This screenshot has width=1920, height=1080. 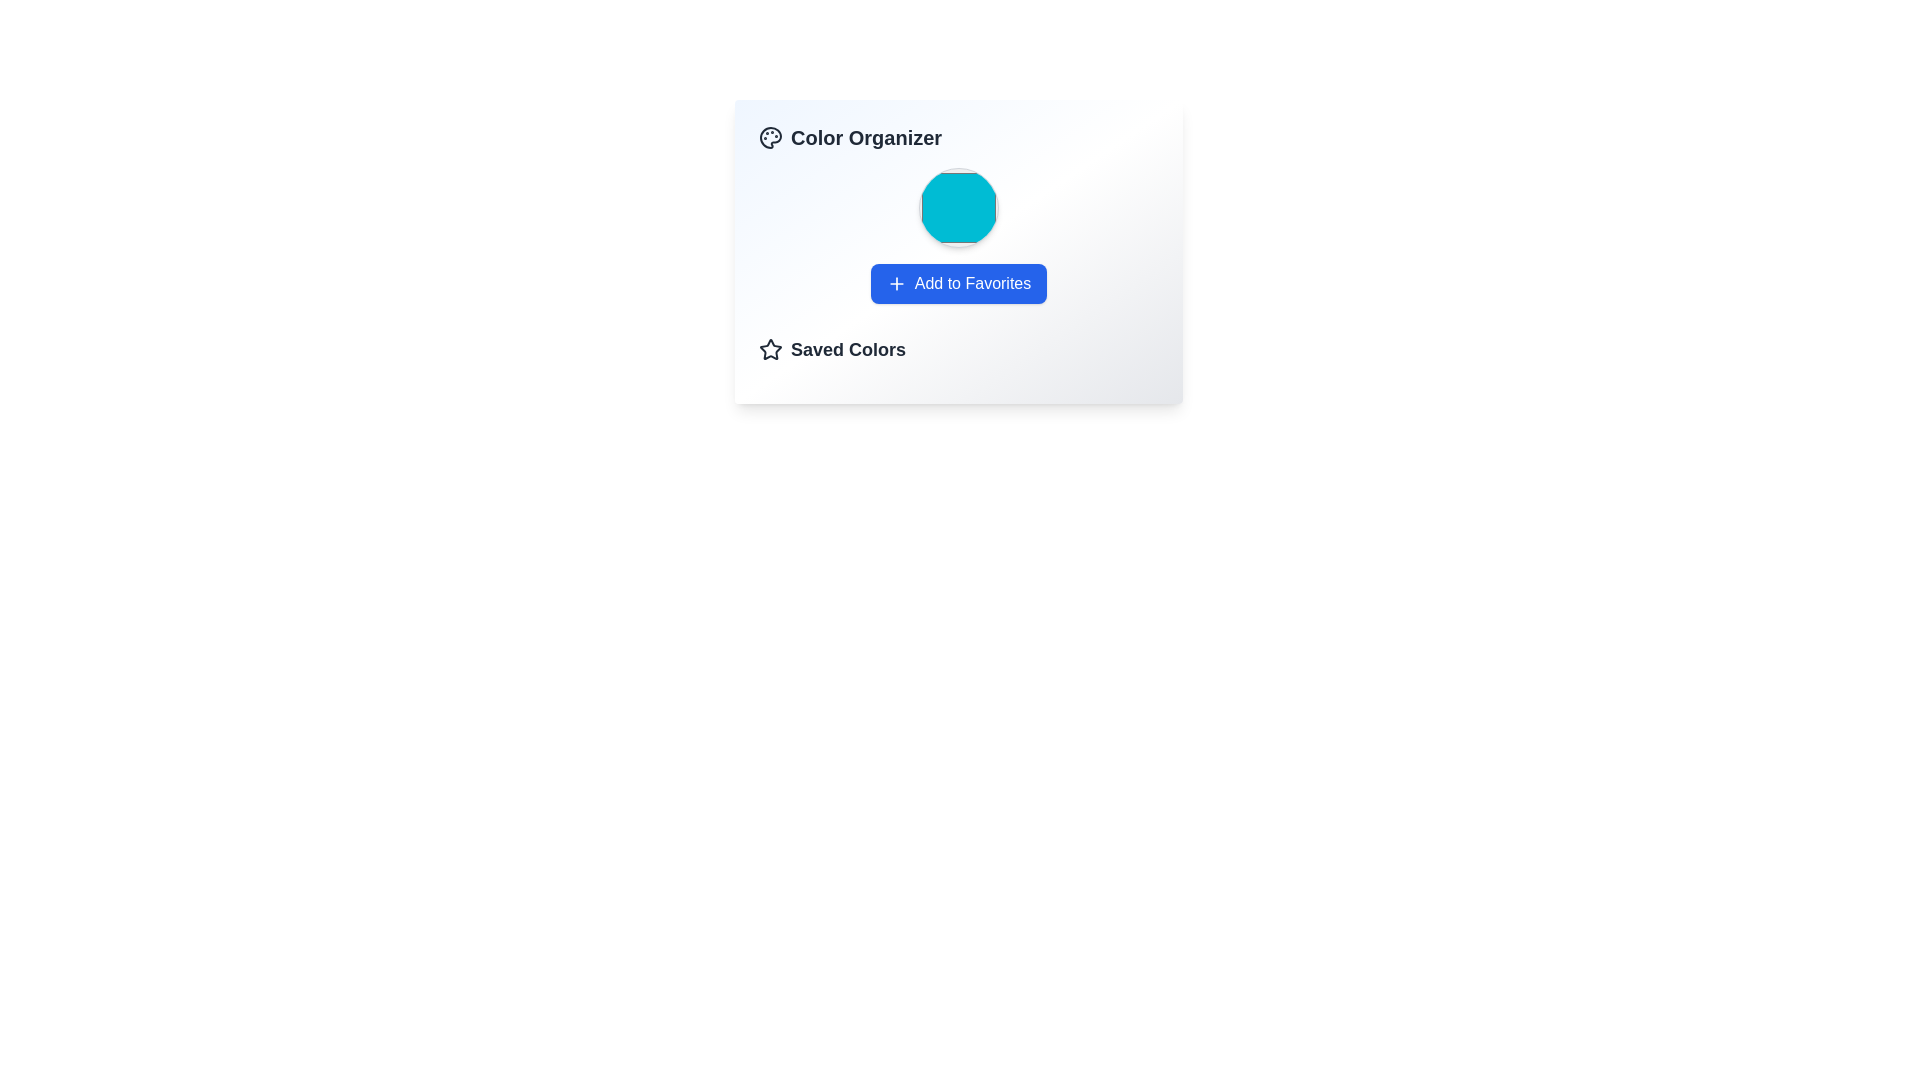 I want to click on the circular color selector located above the blue 'Add to Favorites' button, so click(x=958, y=208).